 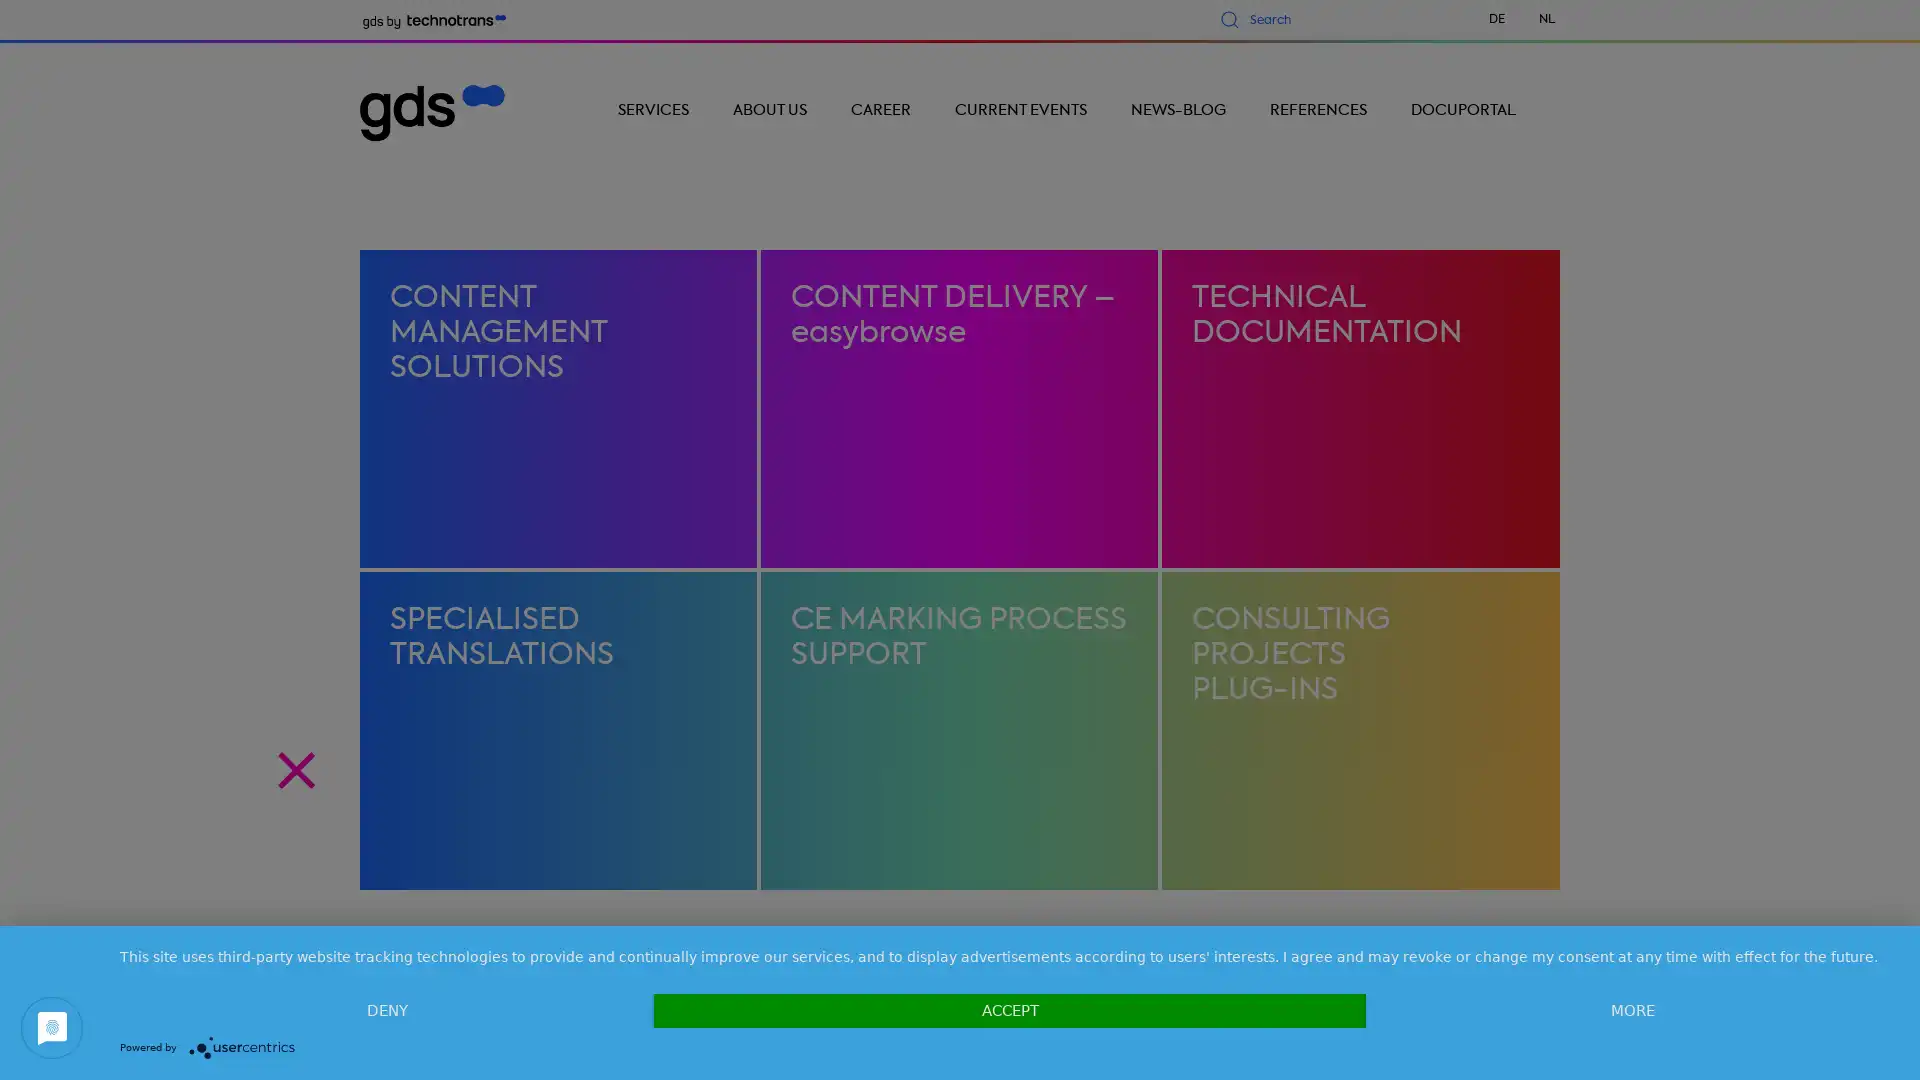 I want to click on MORE, so click(x=1632, y=1010).